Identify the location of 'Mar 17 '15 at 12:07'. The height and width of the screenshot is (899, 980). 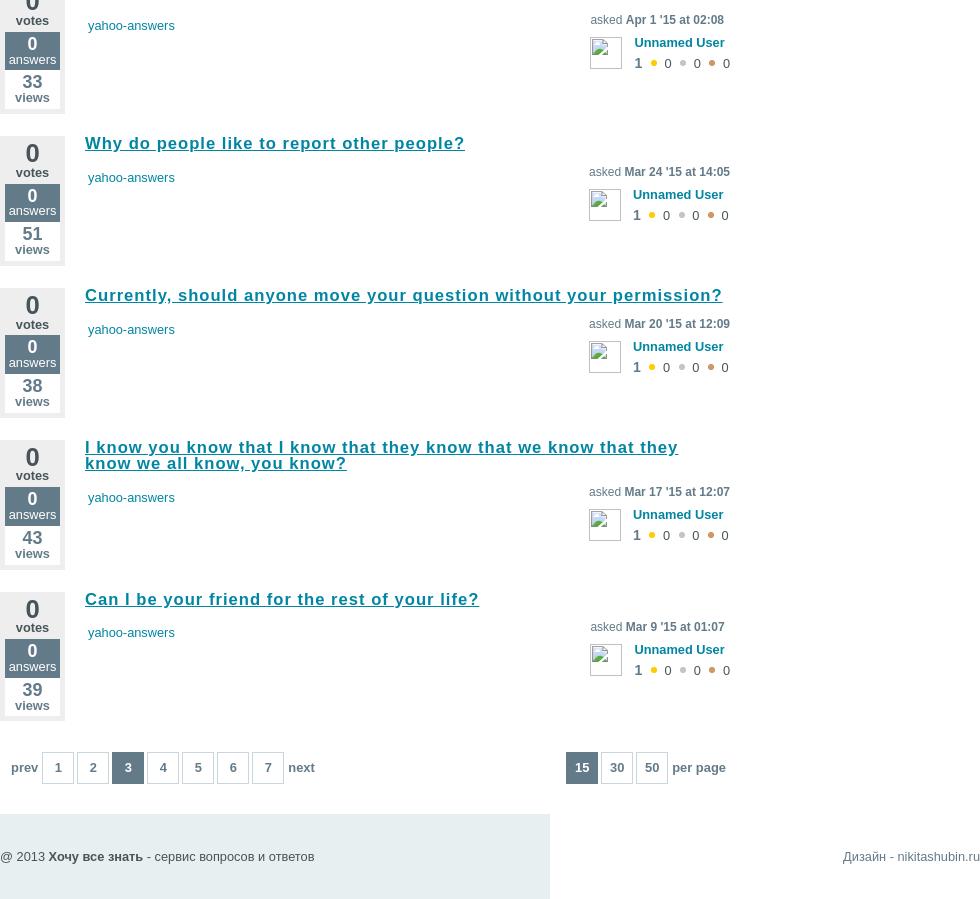
(676, 492).